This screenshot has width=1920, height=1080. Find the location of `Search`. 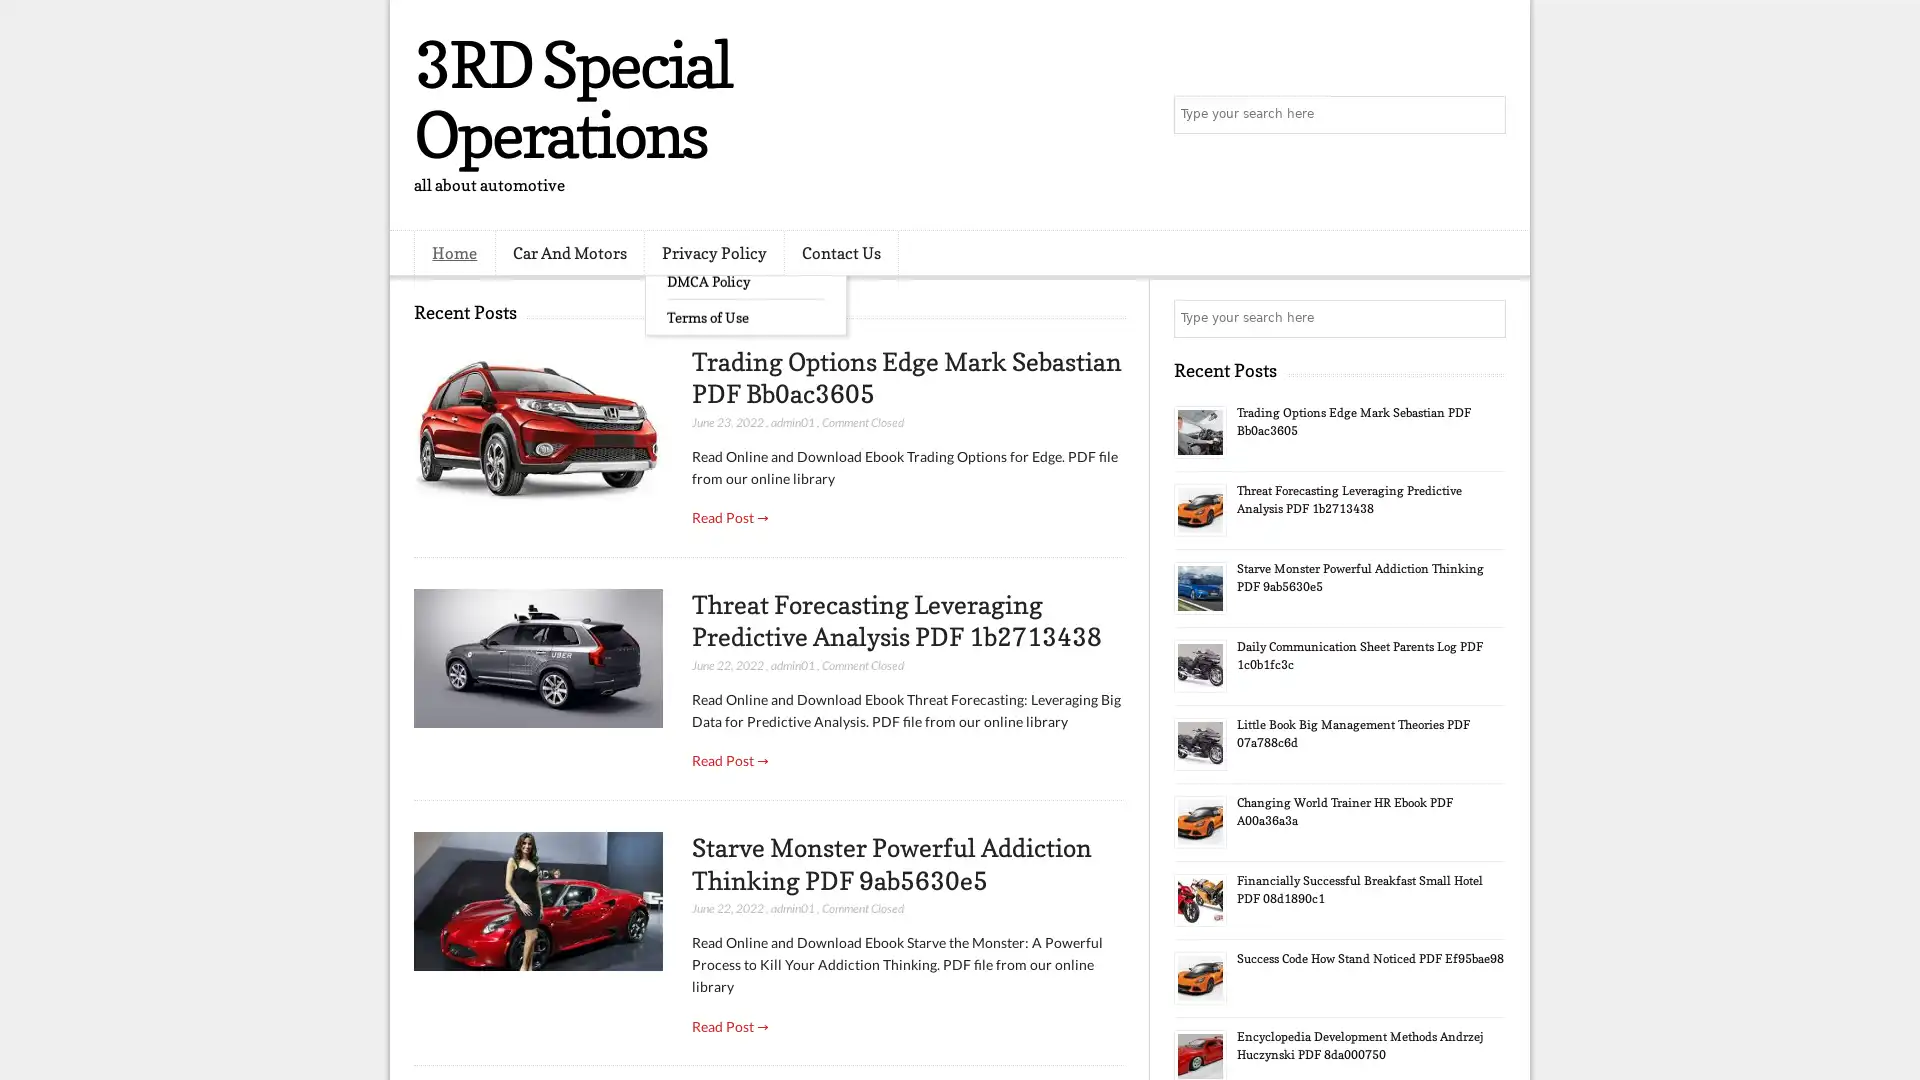

Search is located at coordinates (1485, 318).